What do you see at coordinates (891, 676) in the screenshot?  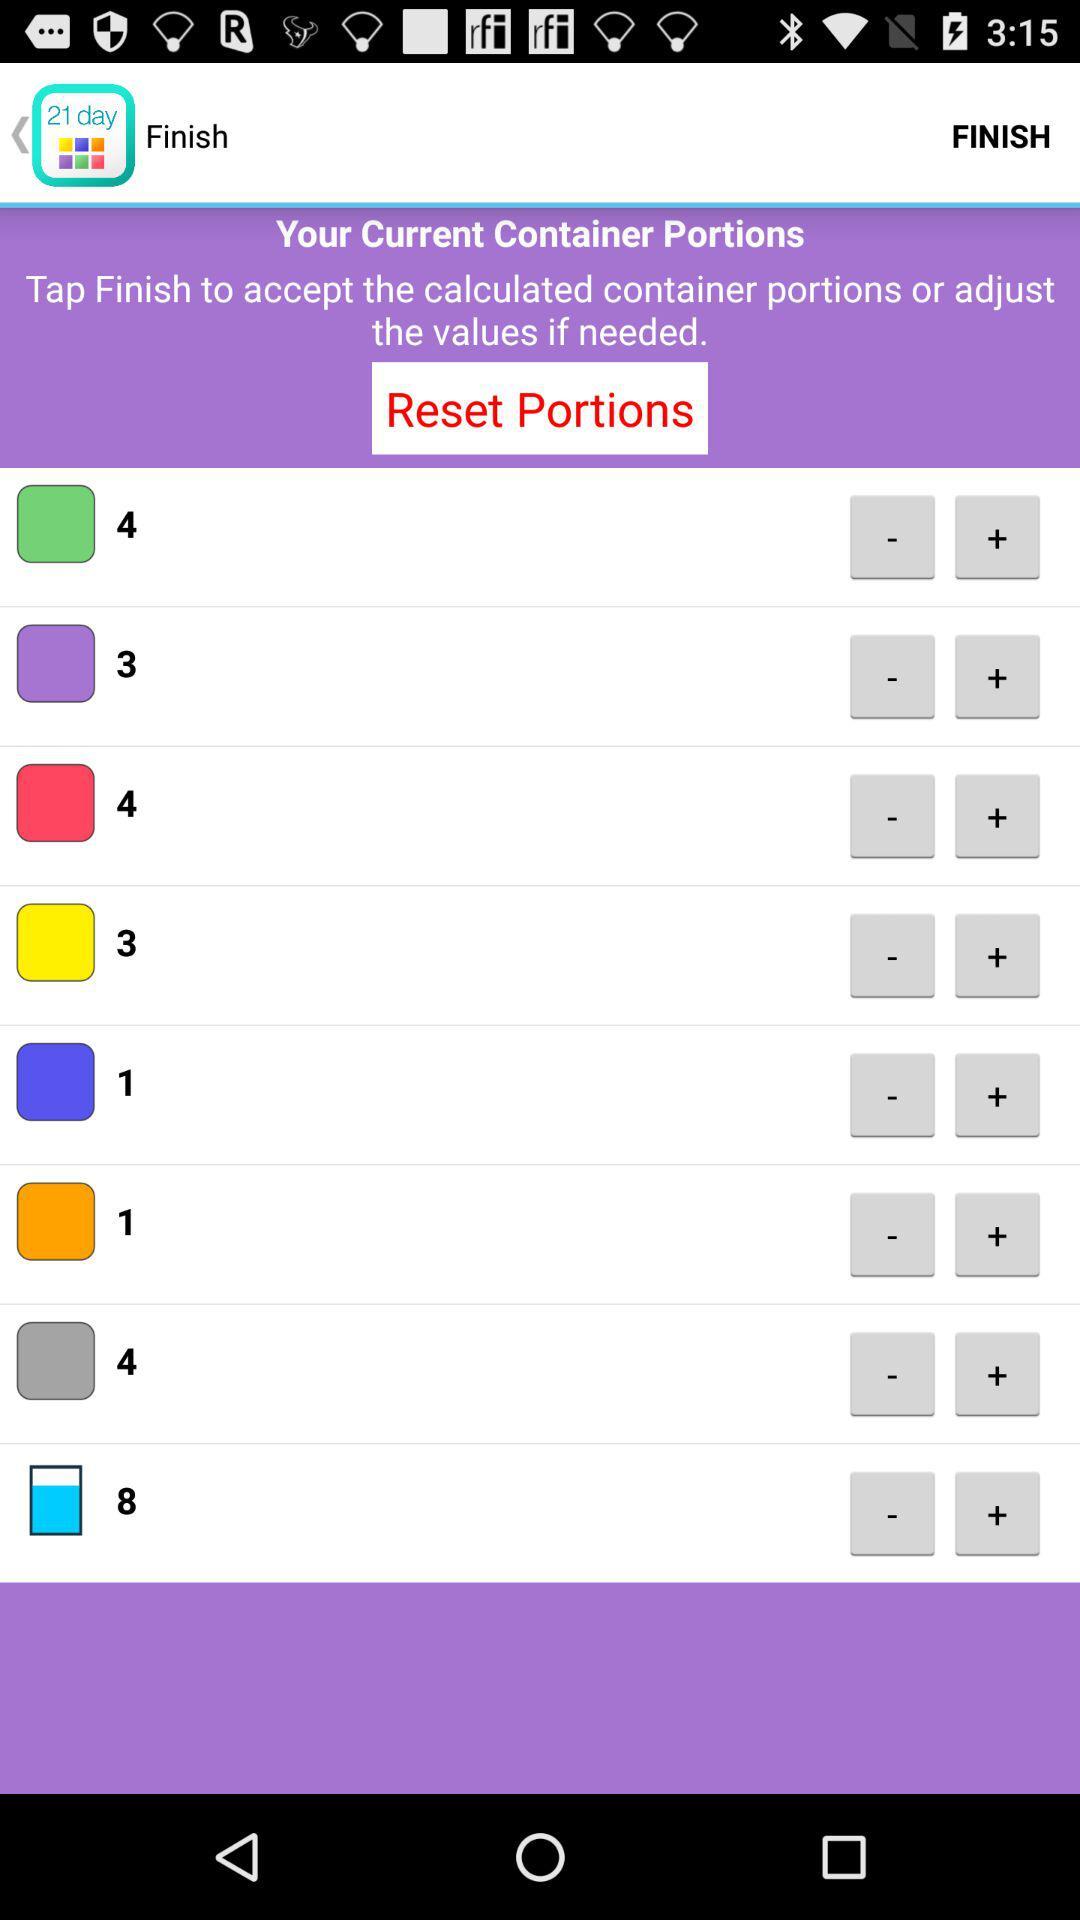 I see `the app next to the 3 item` at bounding box center [891, 676].